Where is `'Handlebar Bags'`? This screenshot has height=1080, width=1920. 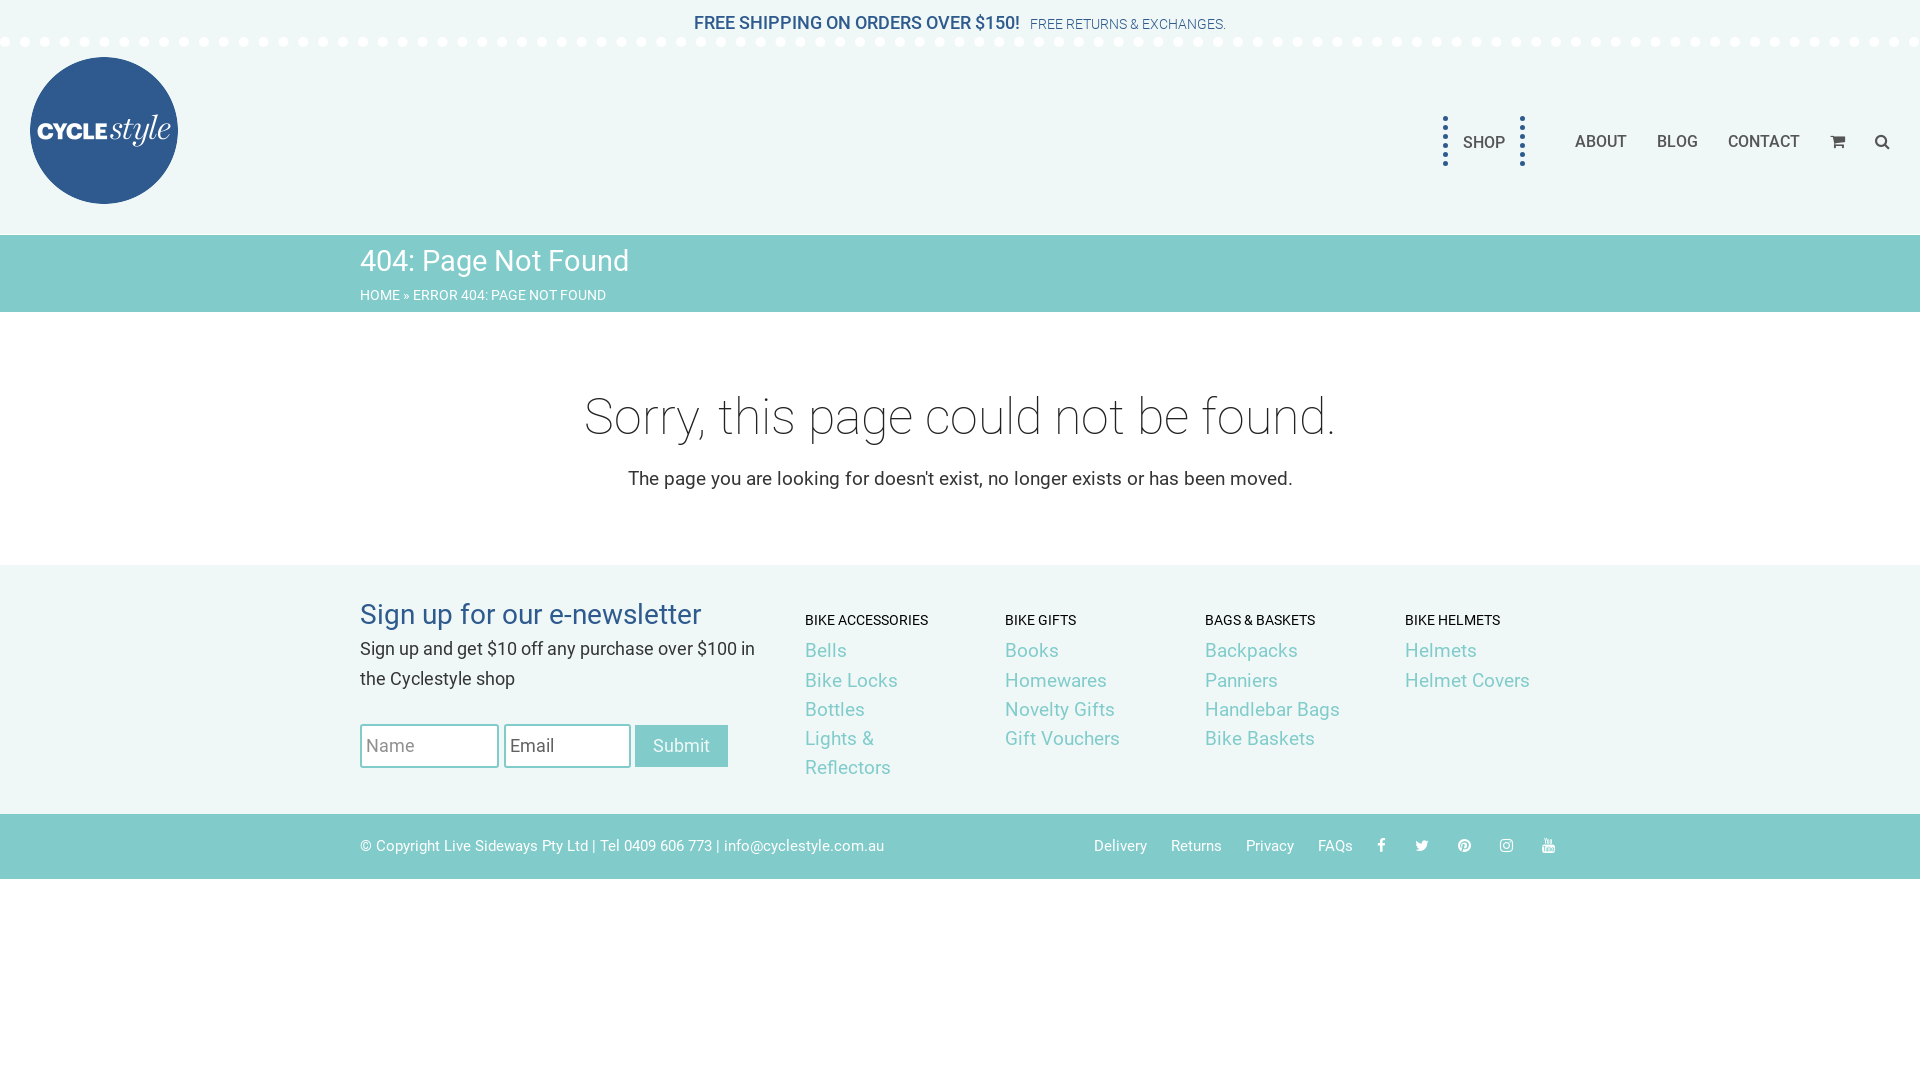 'Handlebar Bags' is located at coordinates (1271, 708).